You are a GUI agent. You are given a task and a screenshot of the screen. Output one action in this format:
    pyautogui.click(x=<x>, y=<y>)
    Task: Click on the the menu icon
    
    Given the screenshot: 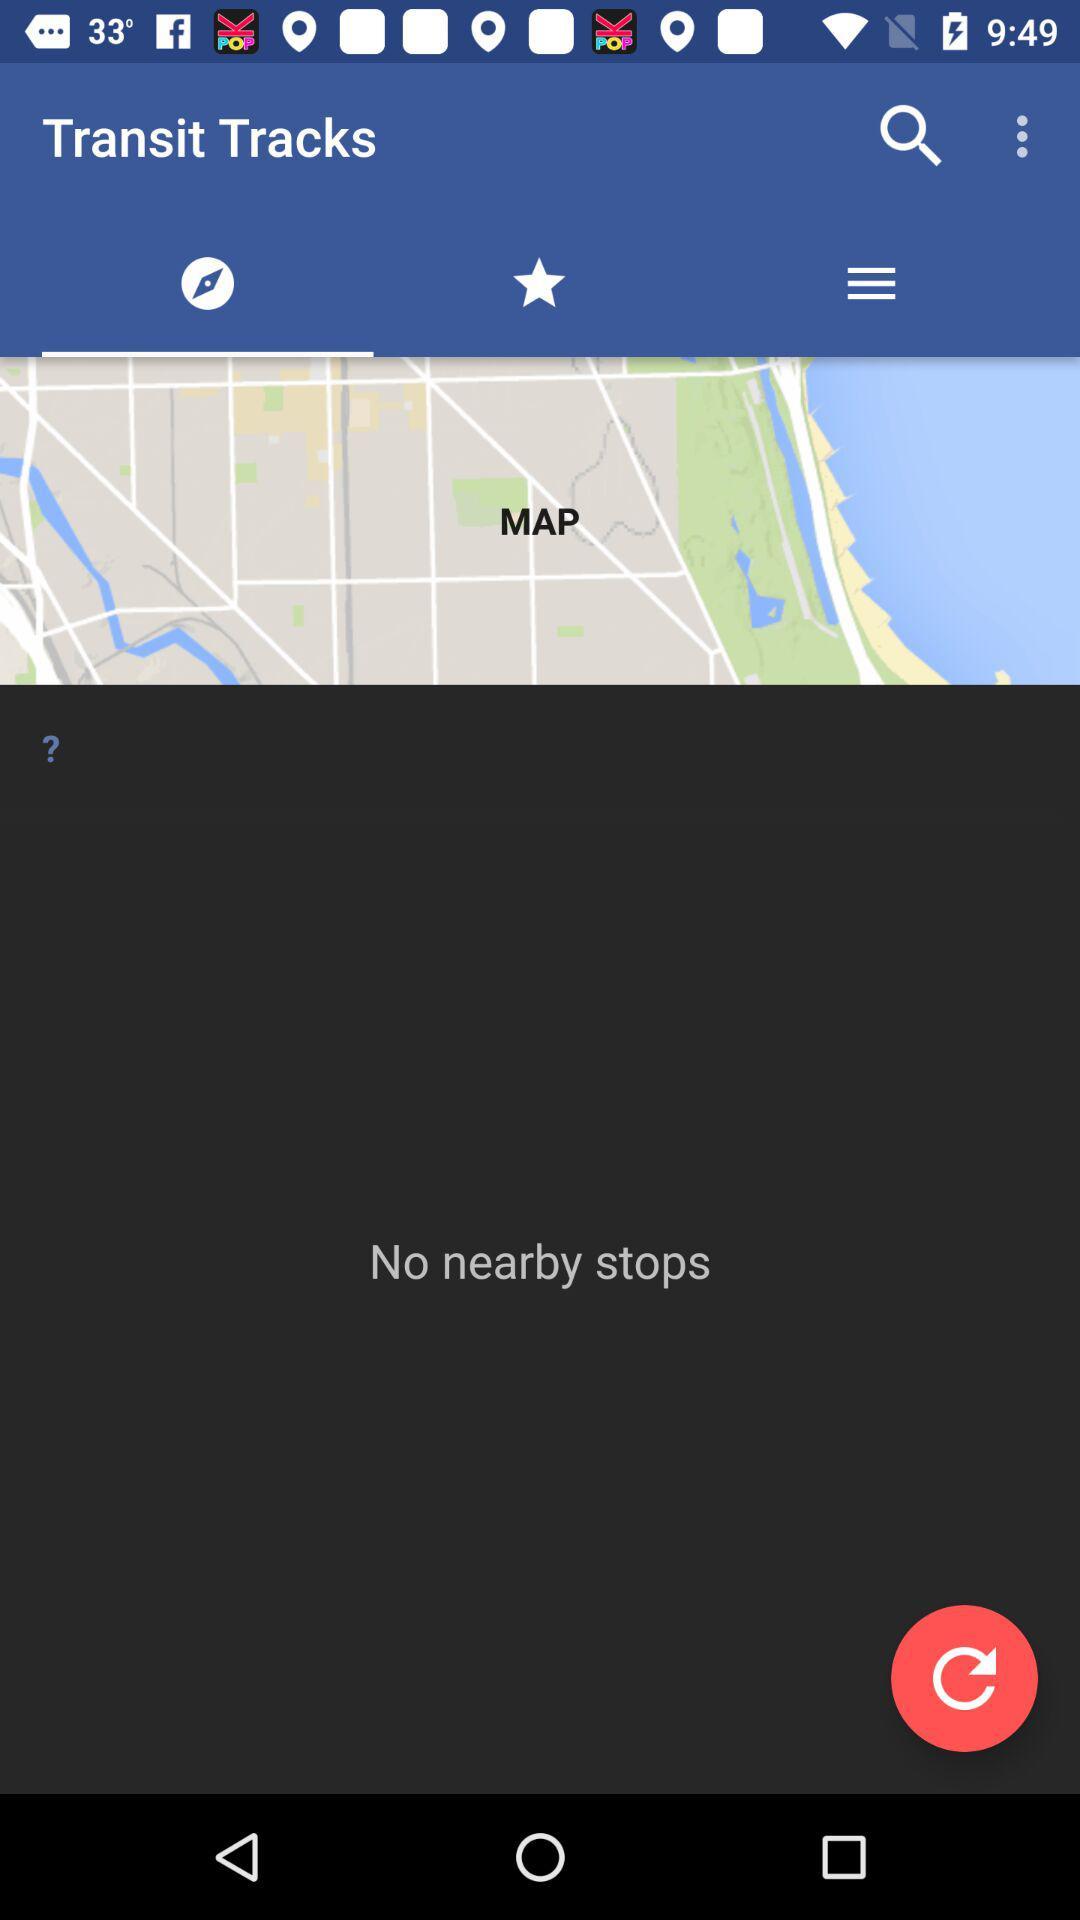 What is the action you would take?
    pyautogui.click(x=870, y=282)
    